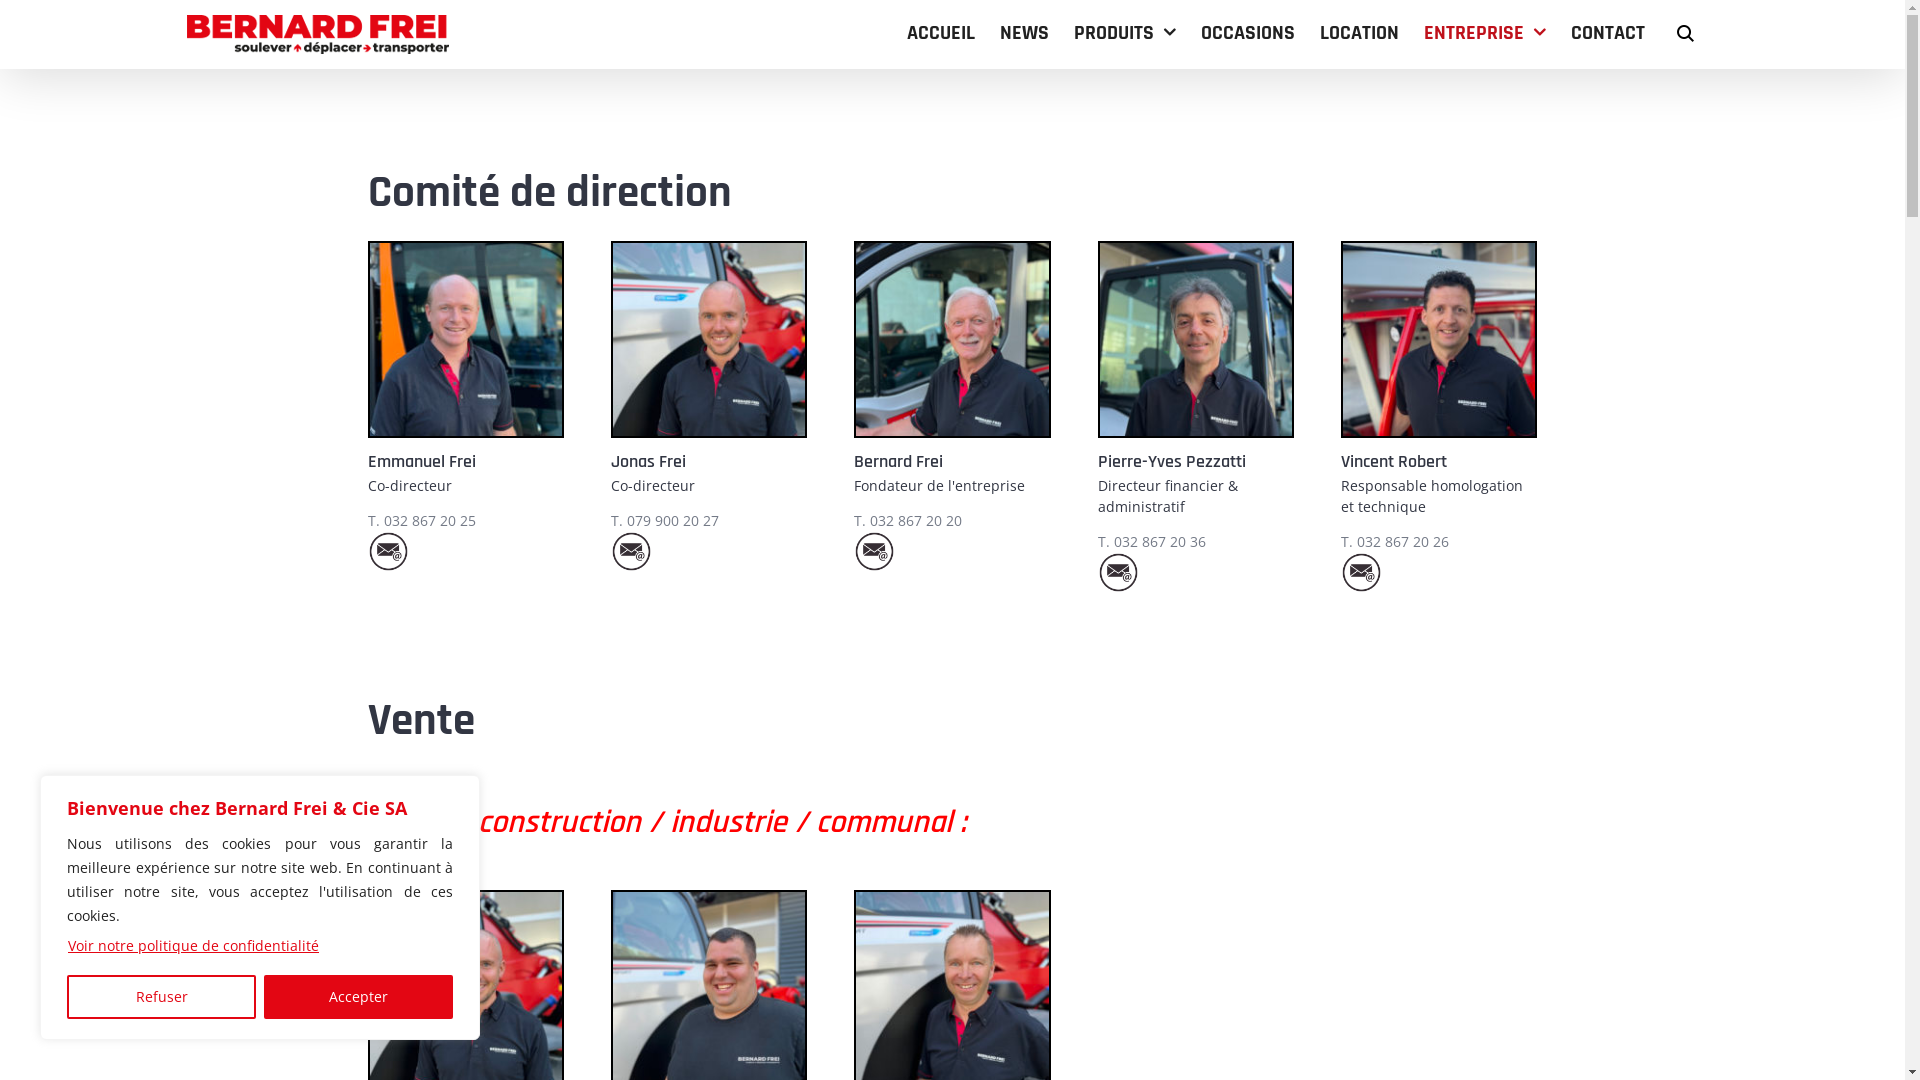 The image size is (1920, 1080). What do you see at coordinates (1073, 32) in the screenshot?
I see `'PRODUITS'` at bounding box center [1073, 32].